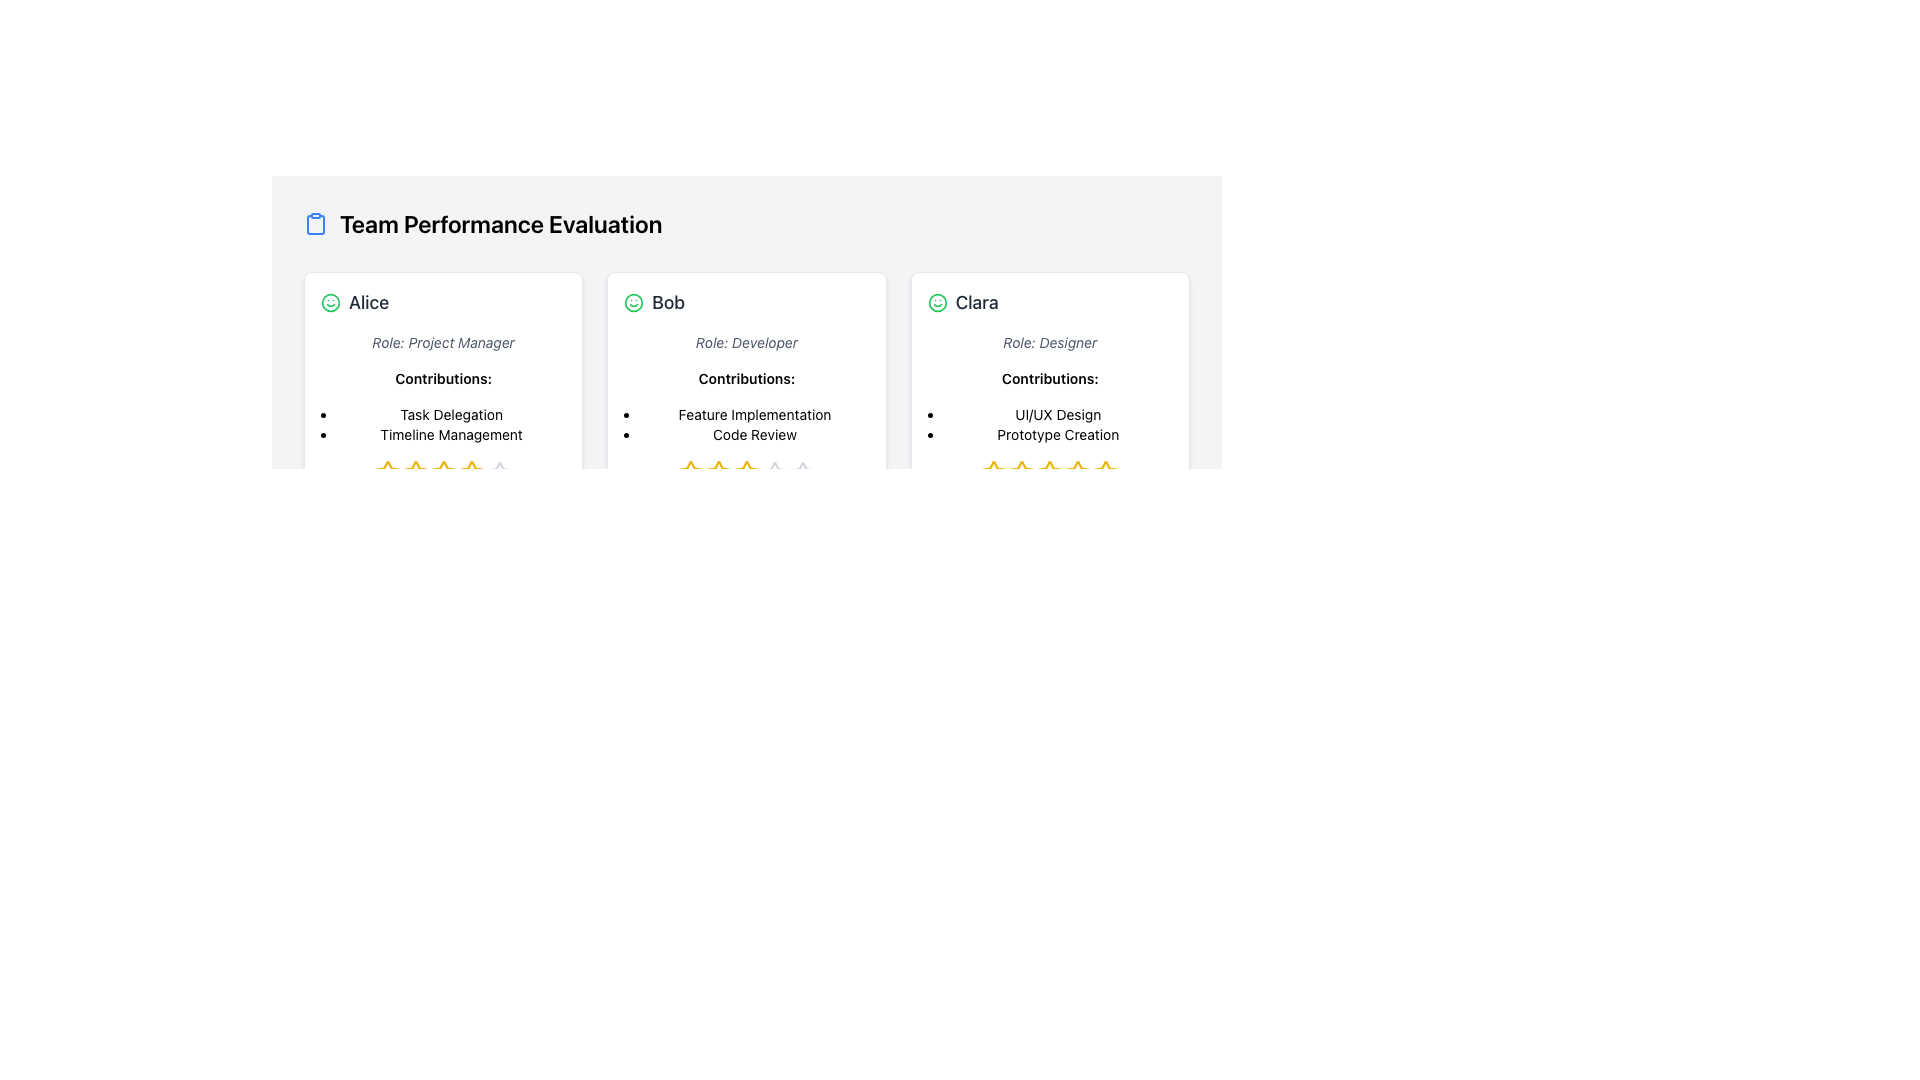 This screenshot has height=1080, width=1920. Describe the element at coordinates (387, 472) in the screenshot. I see `the star icon in the rating component for 'Alice' in the 'Team Performance Evaluation' section to rate it` at that location.